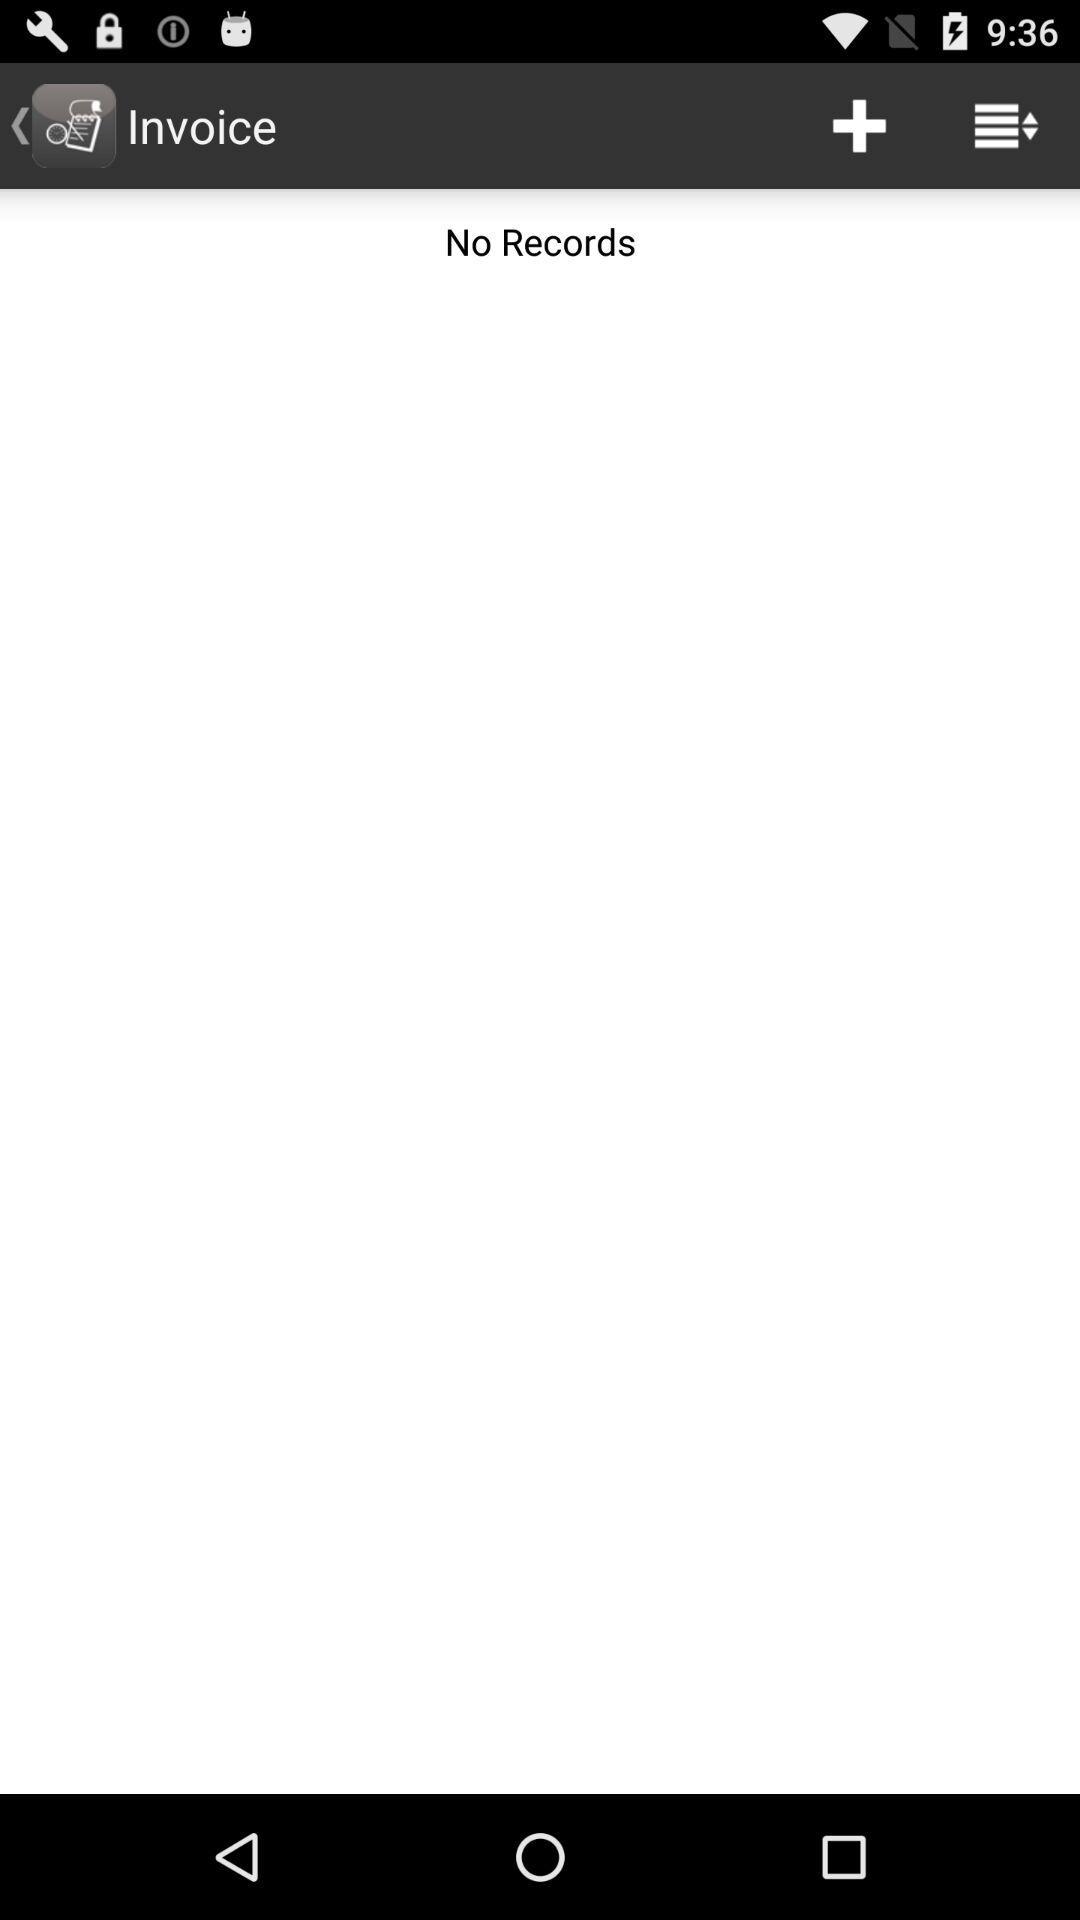  Describe the element at coordinates (540, 1042) in the screenshot. I see `the icon at the center` at that location.